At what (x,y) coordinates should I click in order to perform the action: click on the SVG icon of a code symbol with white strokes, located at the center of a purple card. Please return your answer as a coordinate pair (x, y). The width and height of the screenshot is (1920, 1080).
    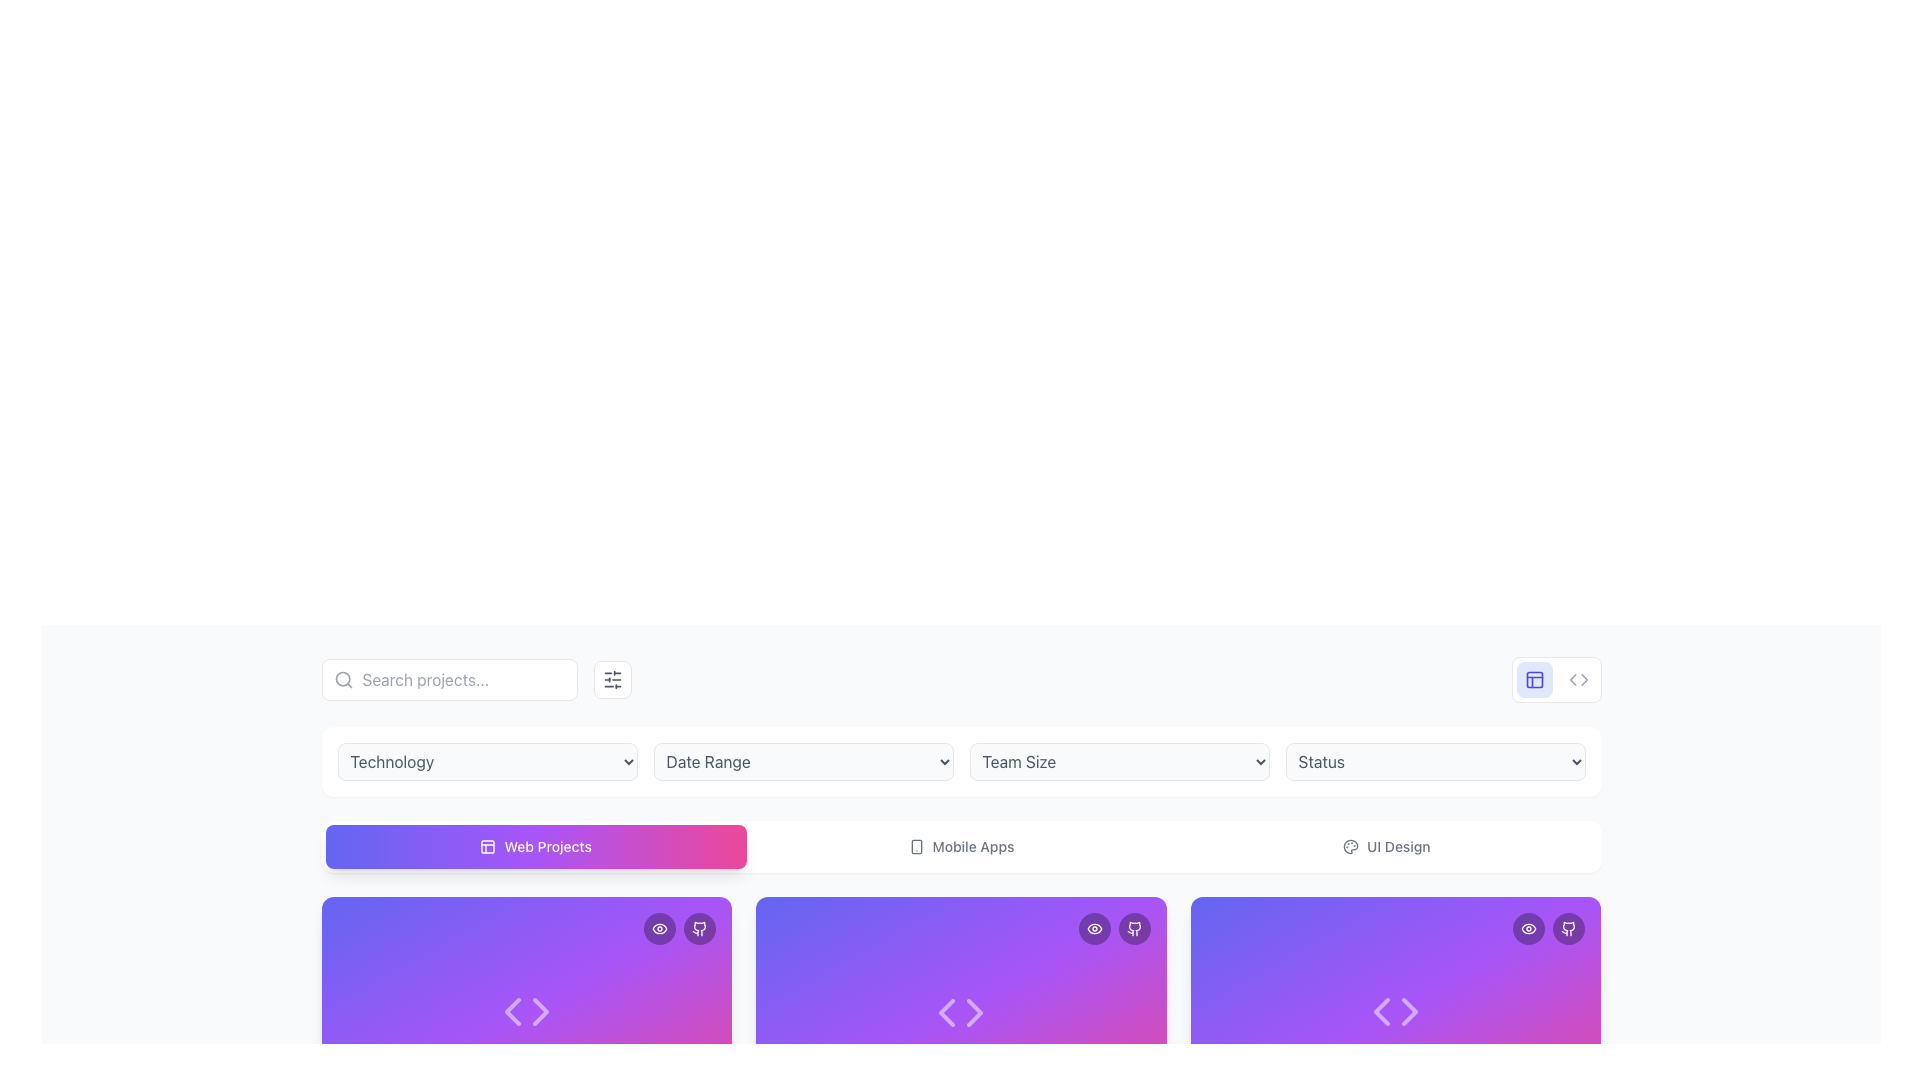
    Looking at the image, I should click on (961, 1012).